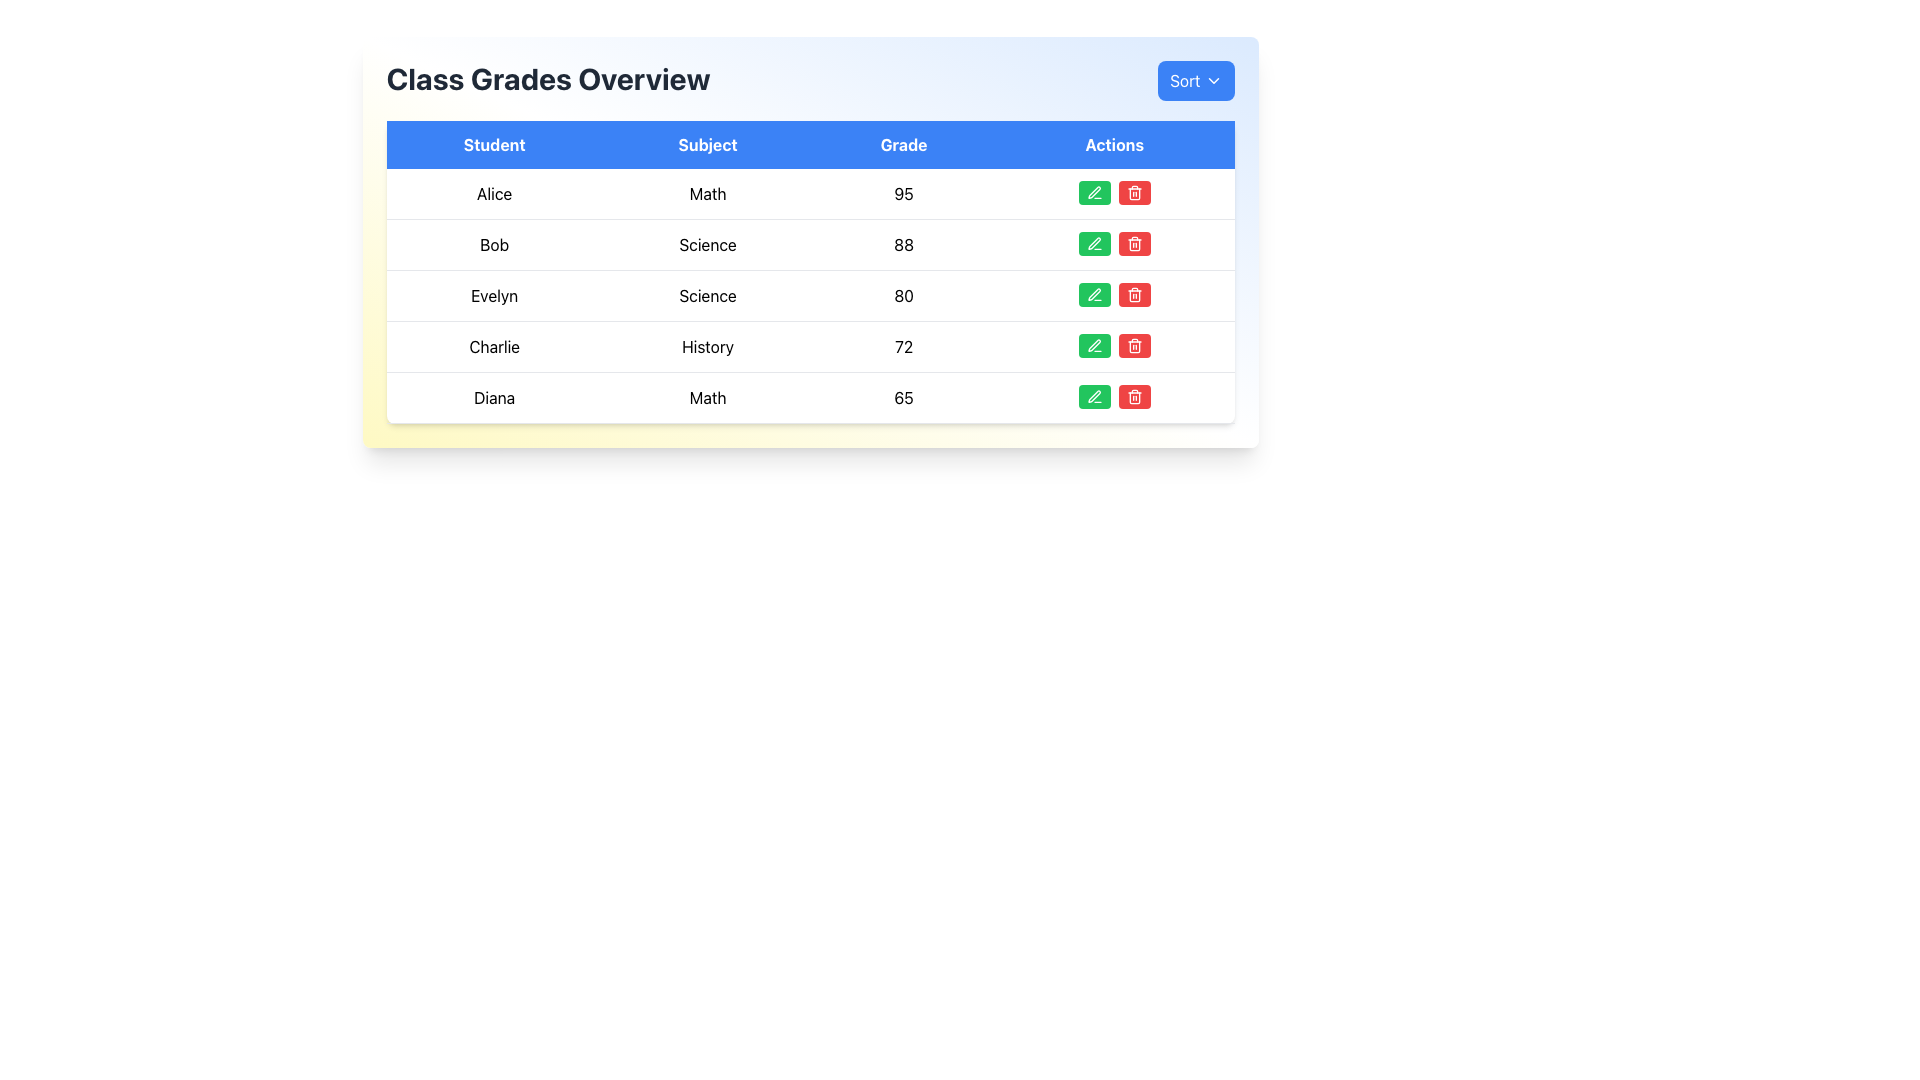  What do you see at coordinates (1093, 396) in the screenshot?
I see `the pen icon button in the bottommost row under the 'Actions' column of the table to initiate an edit action` at bounding box center [1093, 396].